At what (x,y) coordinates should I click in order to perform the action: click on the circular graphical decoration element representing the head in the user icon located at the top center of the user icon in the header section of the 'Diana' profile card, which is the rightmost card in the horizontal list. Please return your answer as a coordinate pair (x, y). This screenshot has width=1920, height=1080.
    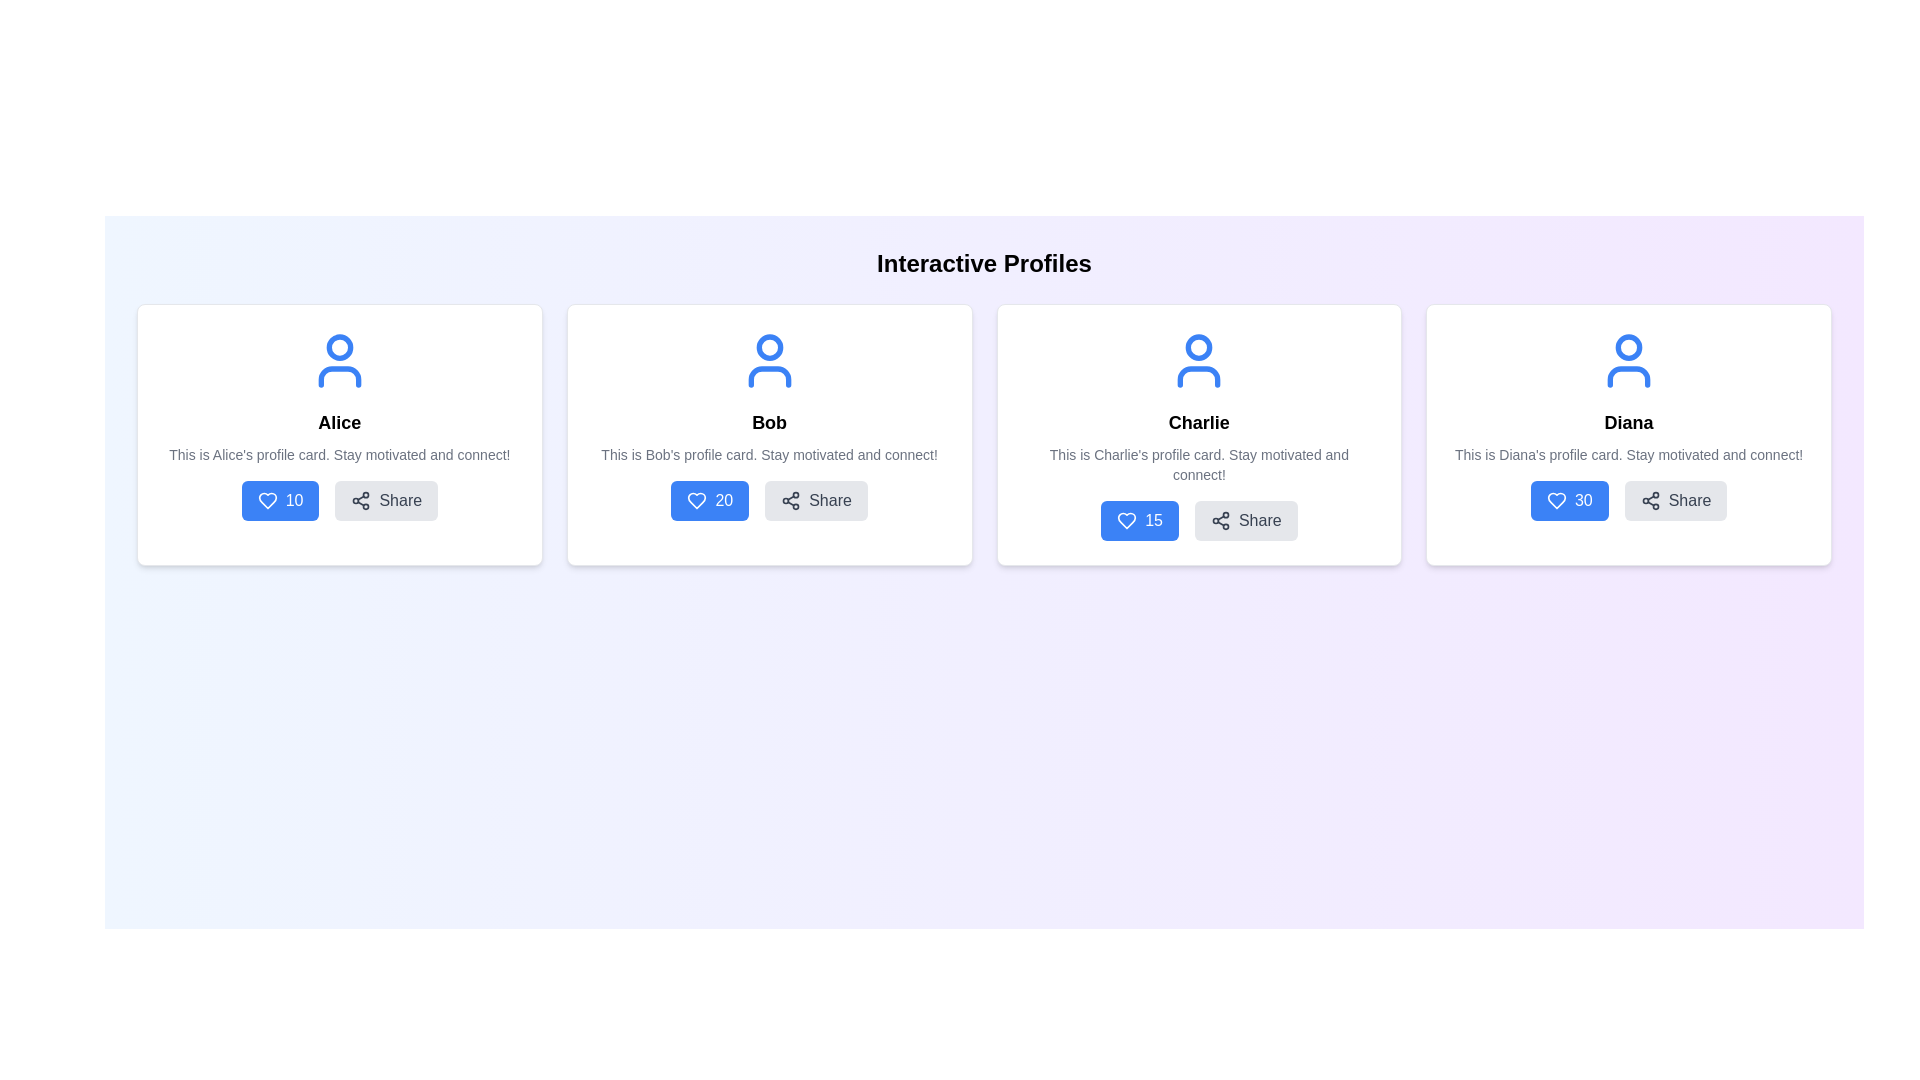
    Looking at the image, I should click on (1629, 346).